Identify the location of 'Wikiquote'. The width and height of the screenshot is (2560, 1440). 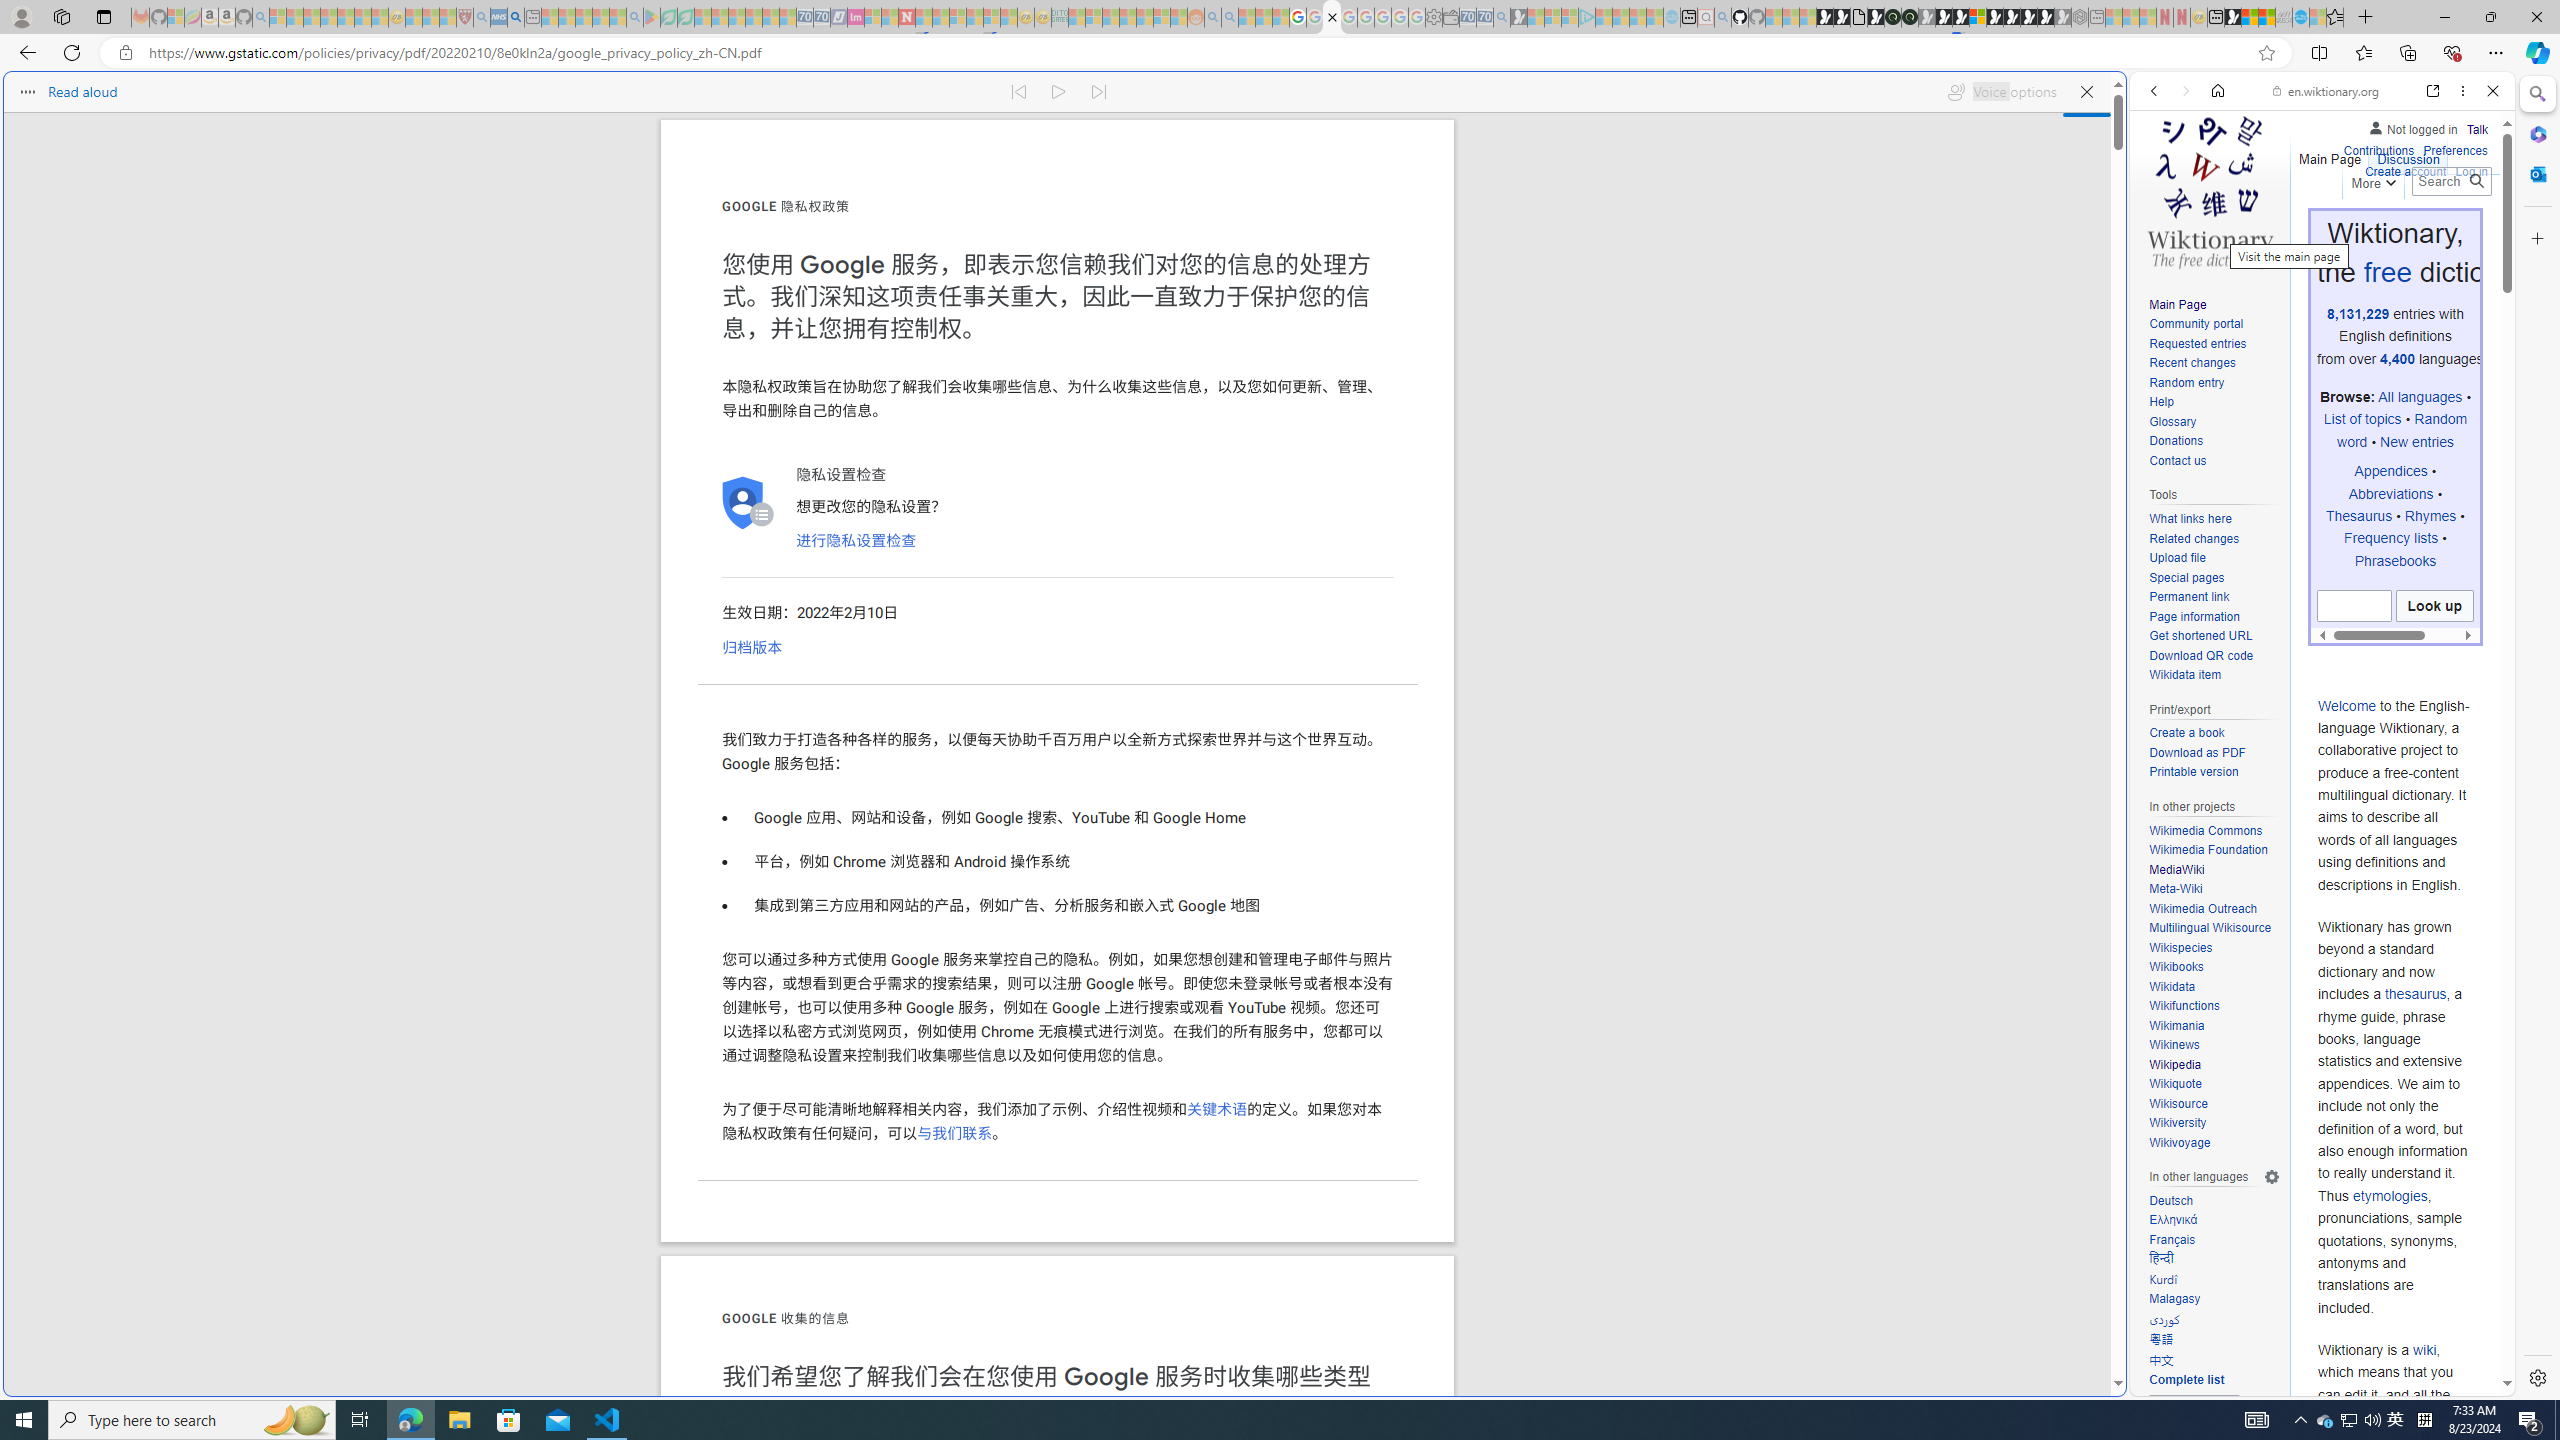
(2213, 1084).